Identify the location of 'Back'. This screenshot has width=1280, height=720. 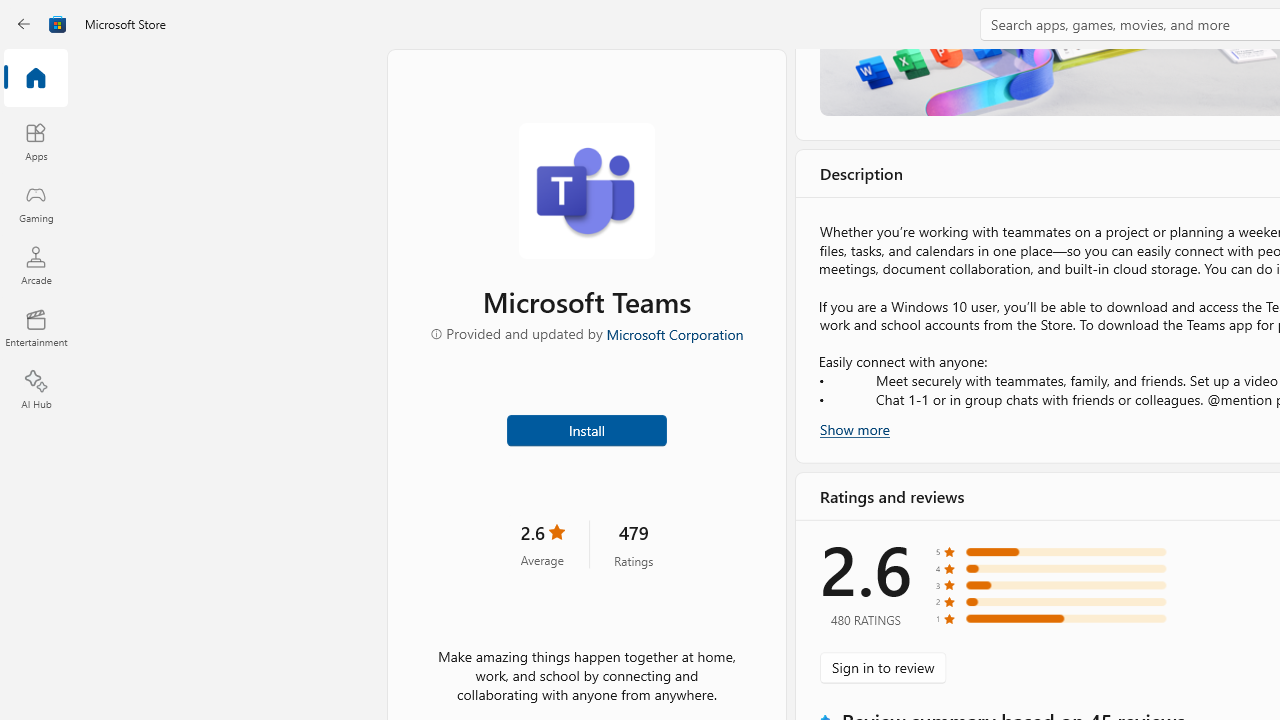
(24, 24).